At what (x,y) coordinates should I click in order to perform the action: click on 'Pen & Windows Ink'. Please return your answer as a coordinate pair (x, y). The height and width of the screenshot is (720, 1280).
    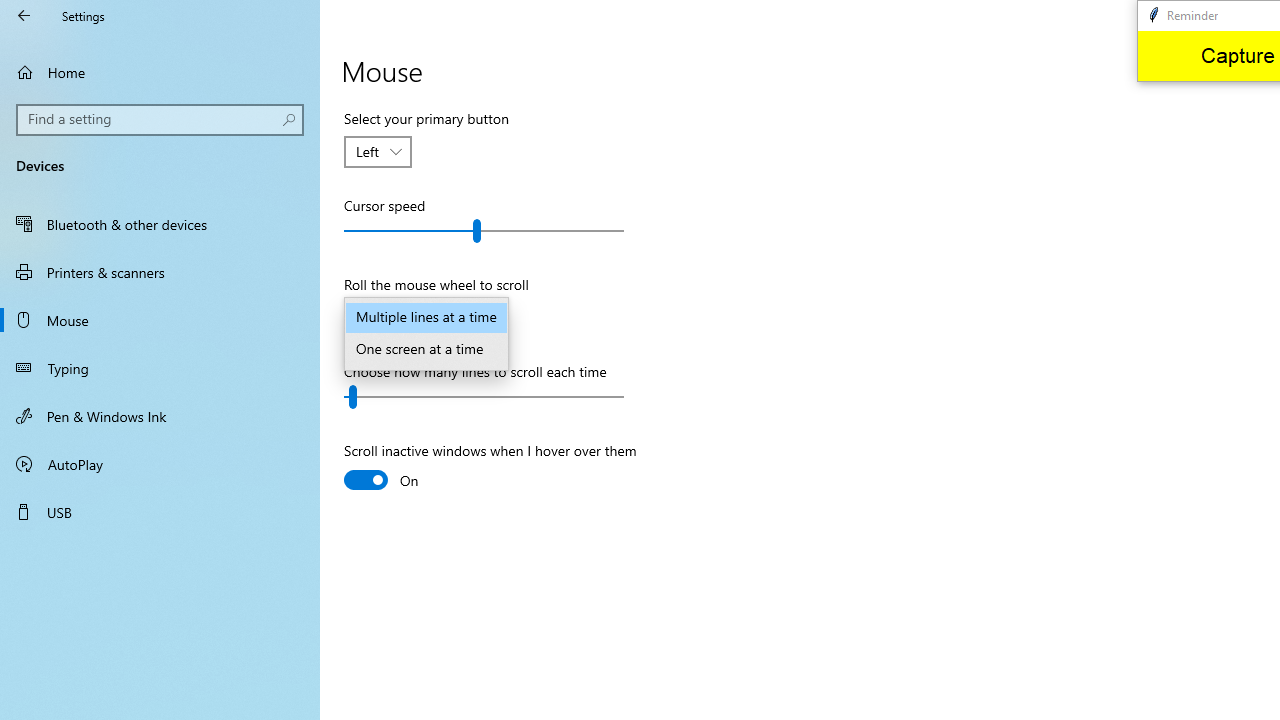
    Looking at the image, I should click on (160, 414).